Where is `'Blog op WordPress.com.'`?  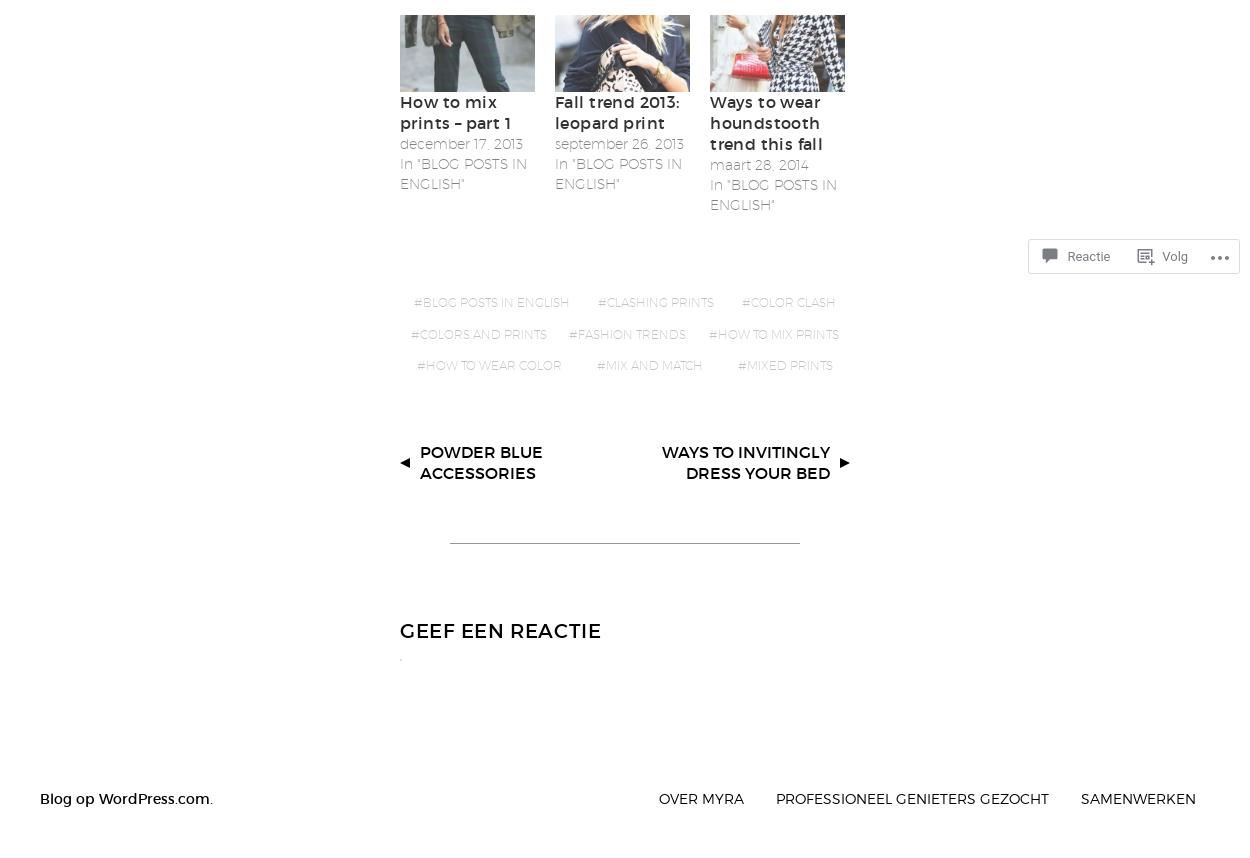 'Blog op WordPress.com.' is located at coordinates (126, 798).